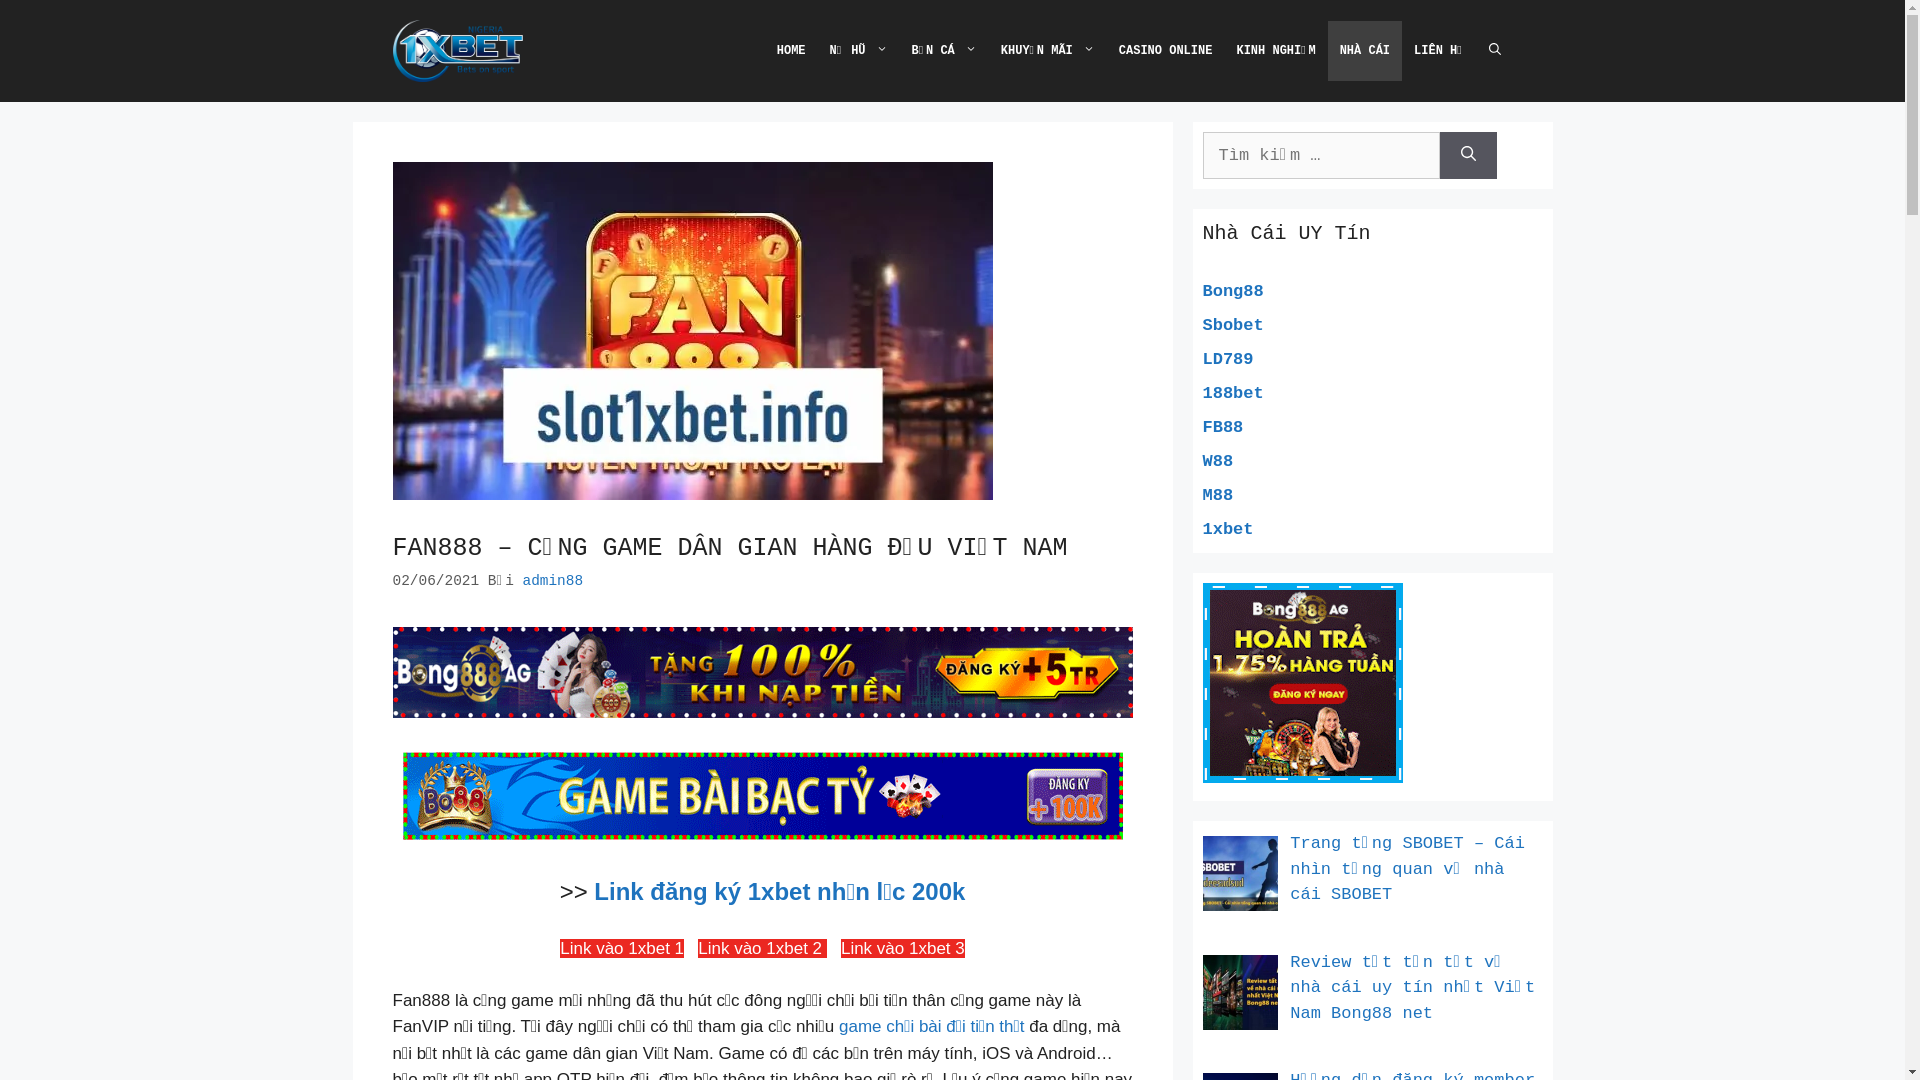  What do you see at coordinates (1216, 461) in the screenshot?
I see `'W88'` at bounding box center [1216, 461].